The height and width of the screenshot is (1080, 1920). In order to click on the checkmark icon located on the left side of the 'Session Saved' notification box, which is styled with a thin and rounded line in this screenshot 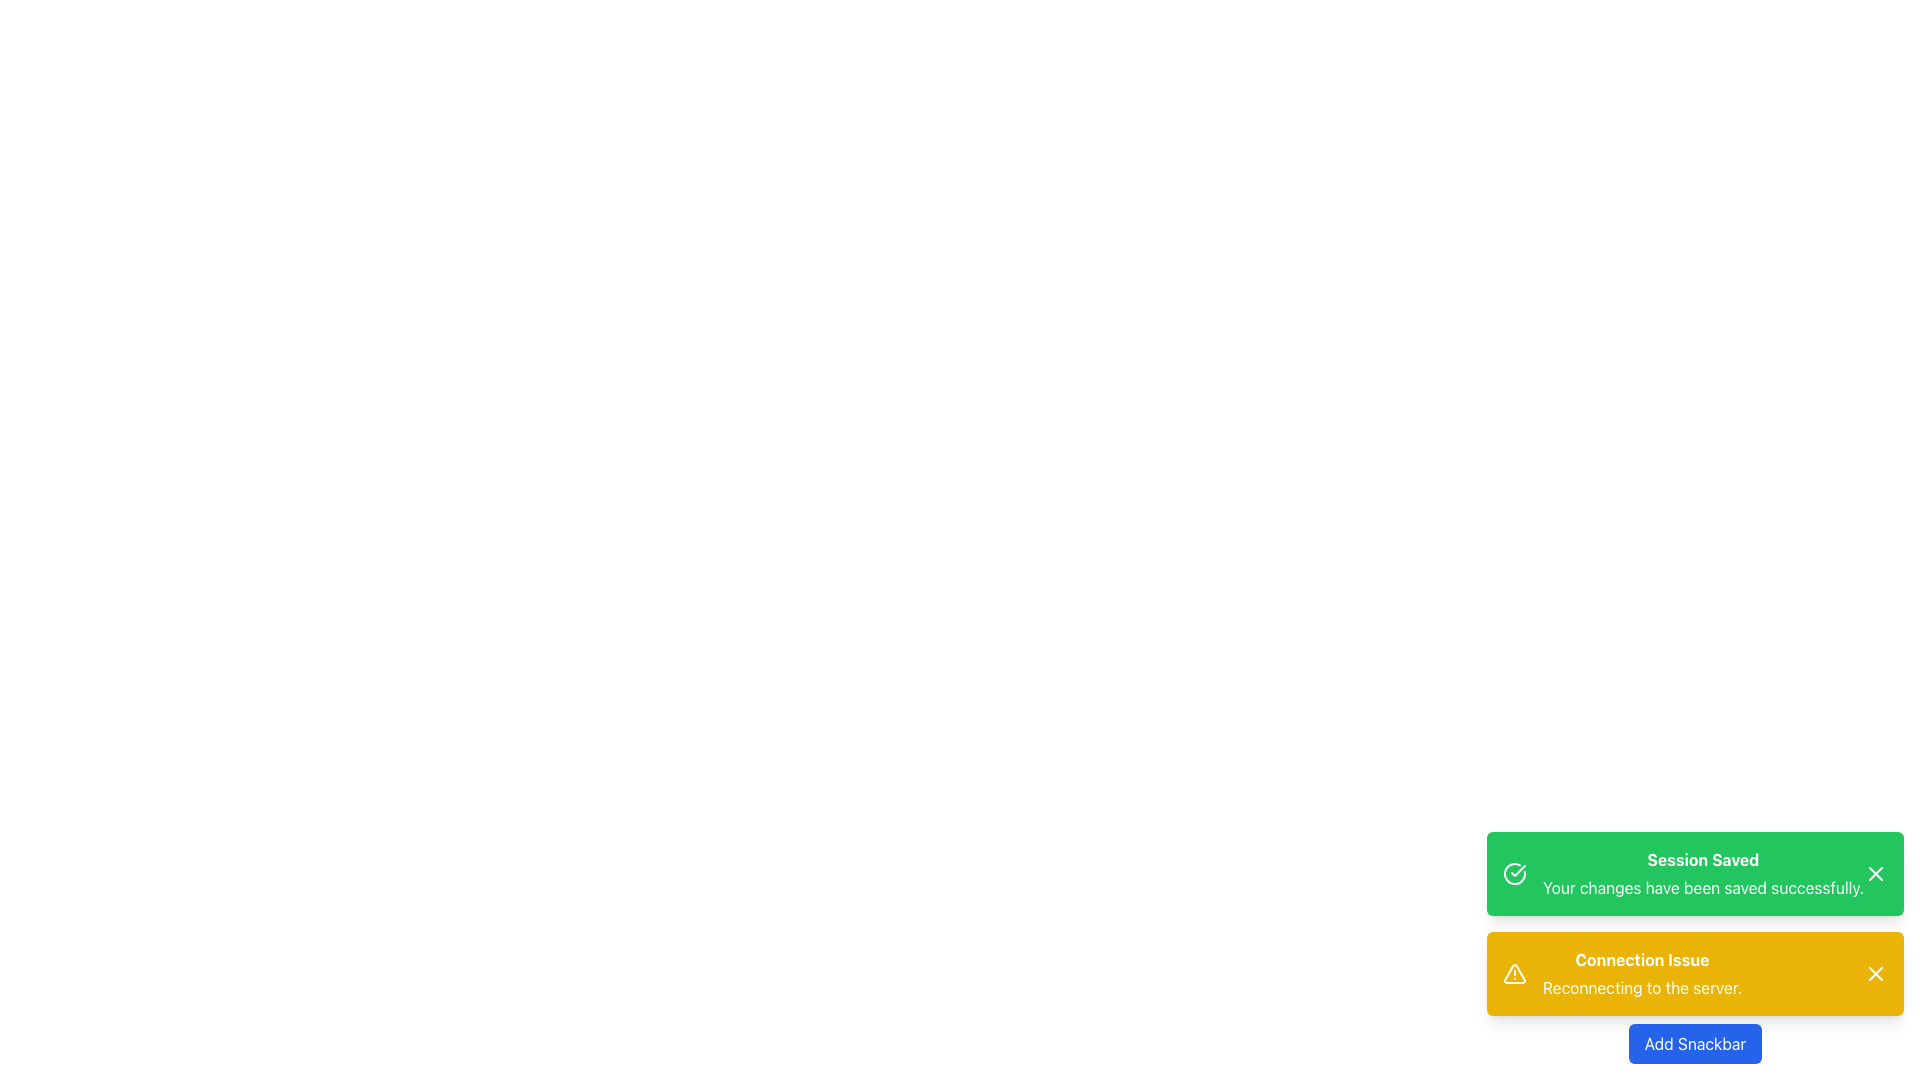, I will do `click(1518, 870)`.